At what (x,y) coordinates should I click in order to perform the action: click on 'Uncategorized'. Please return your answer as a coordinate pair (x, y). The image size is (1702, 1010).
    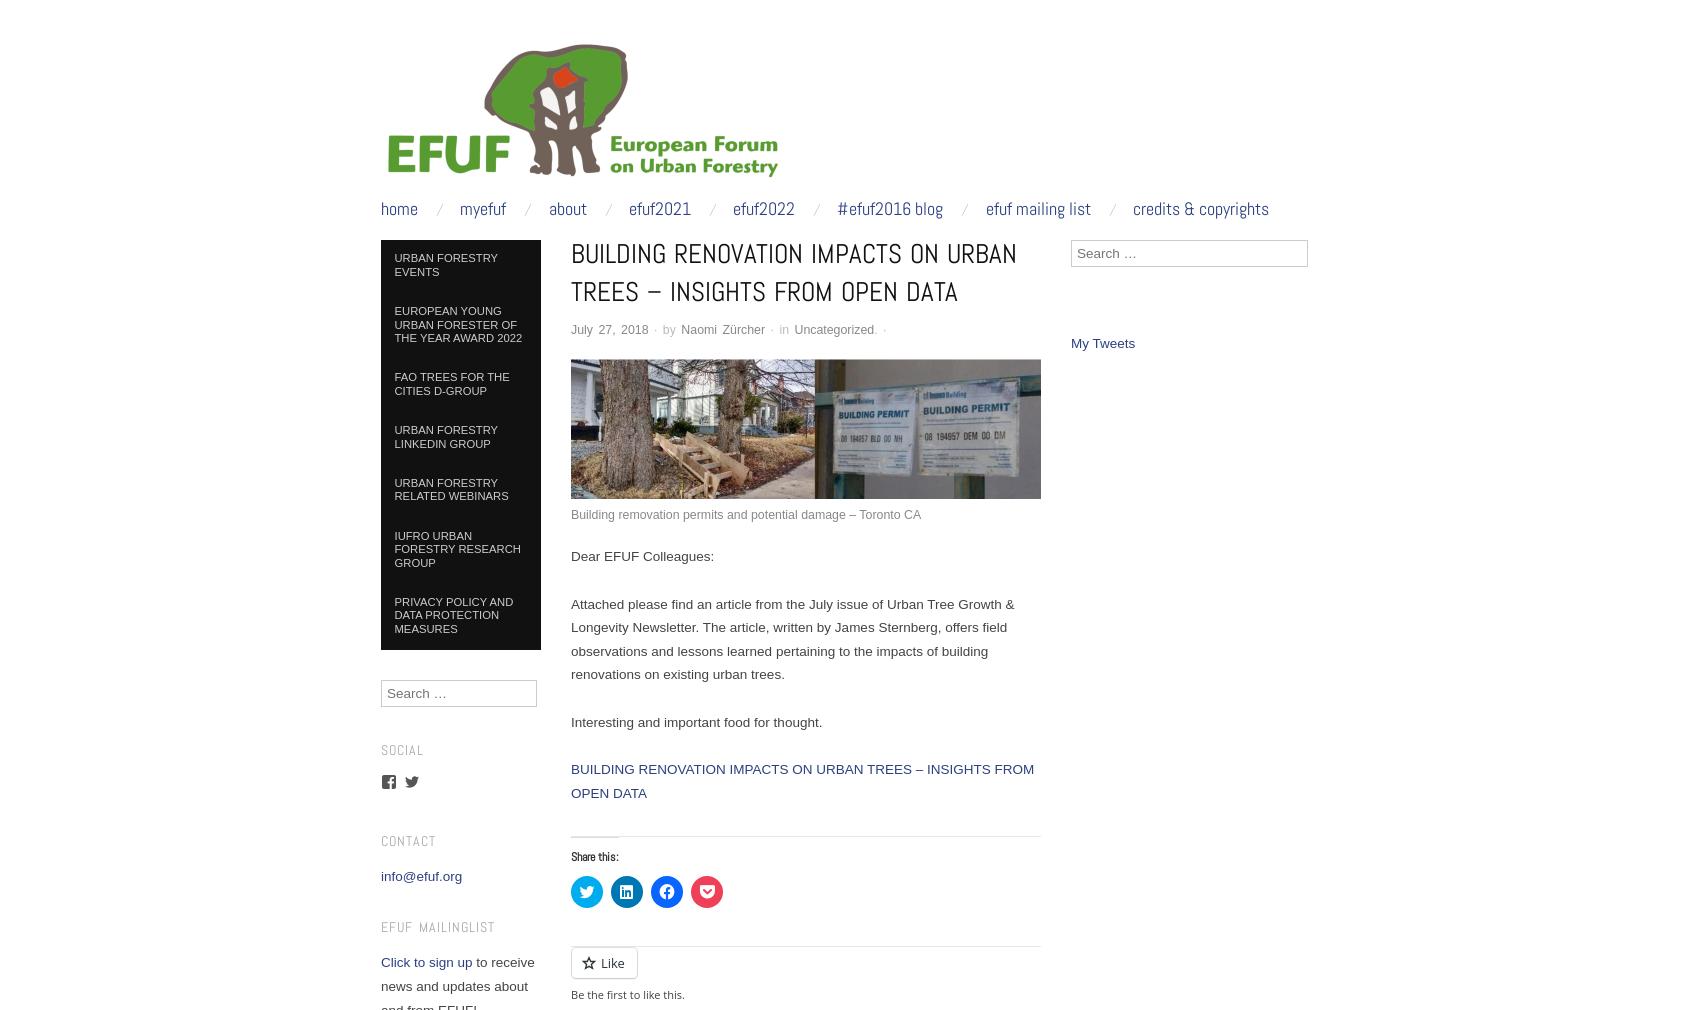
    Looking at the image, I should click on (832, 328).